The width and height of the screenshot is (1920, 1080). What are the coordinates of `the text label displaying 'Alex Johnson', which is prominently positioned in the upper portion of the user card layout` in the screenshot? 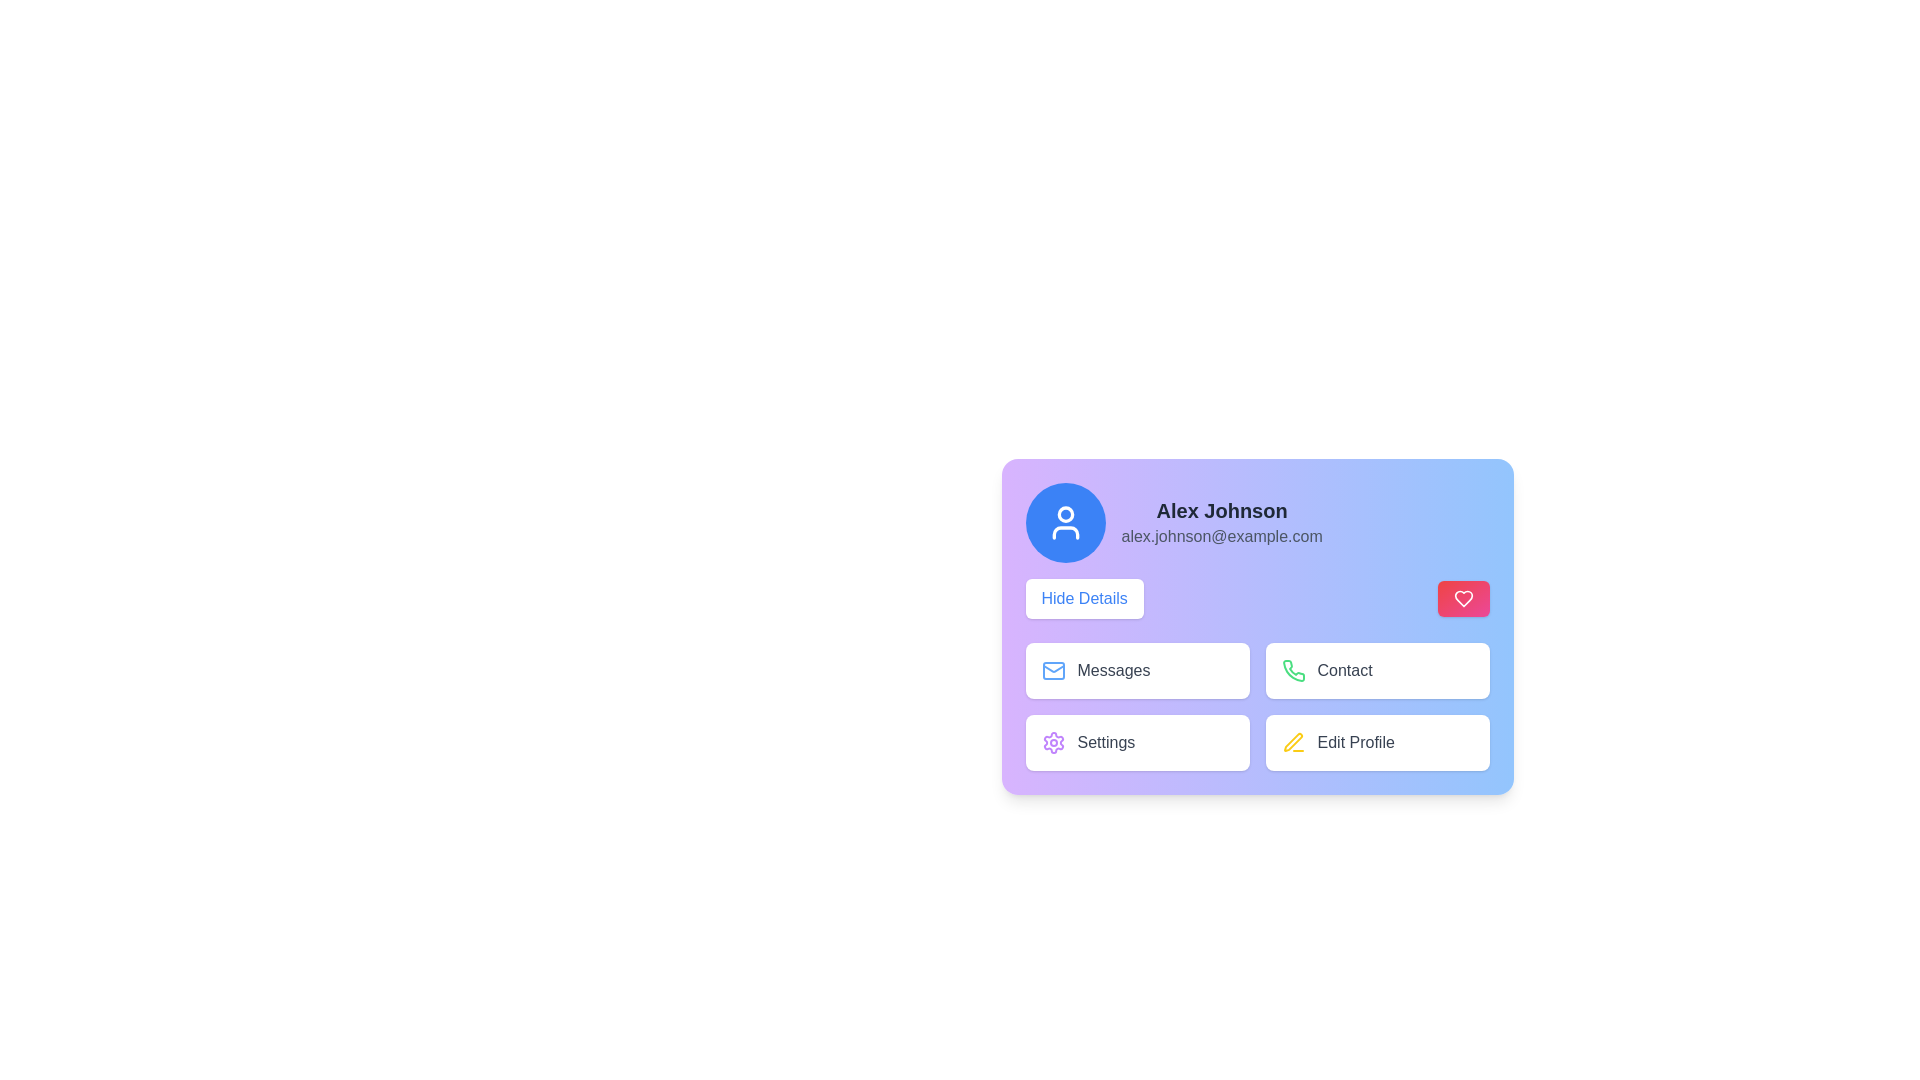 It's located at (1221, 509).